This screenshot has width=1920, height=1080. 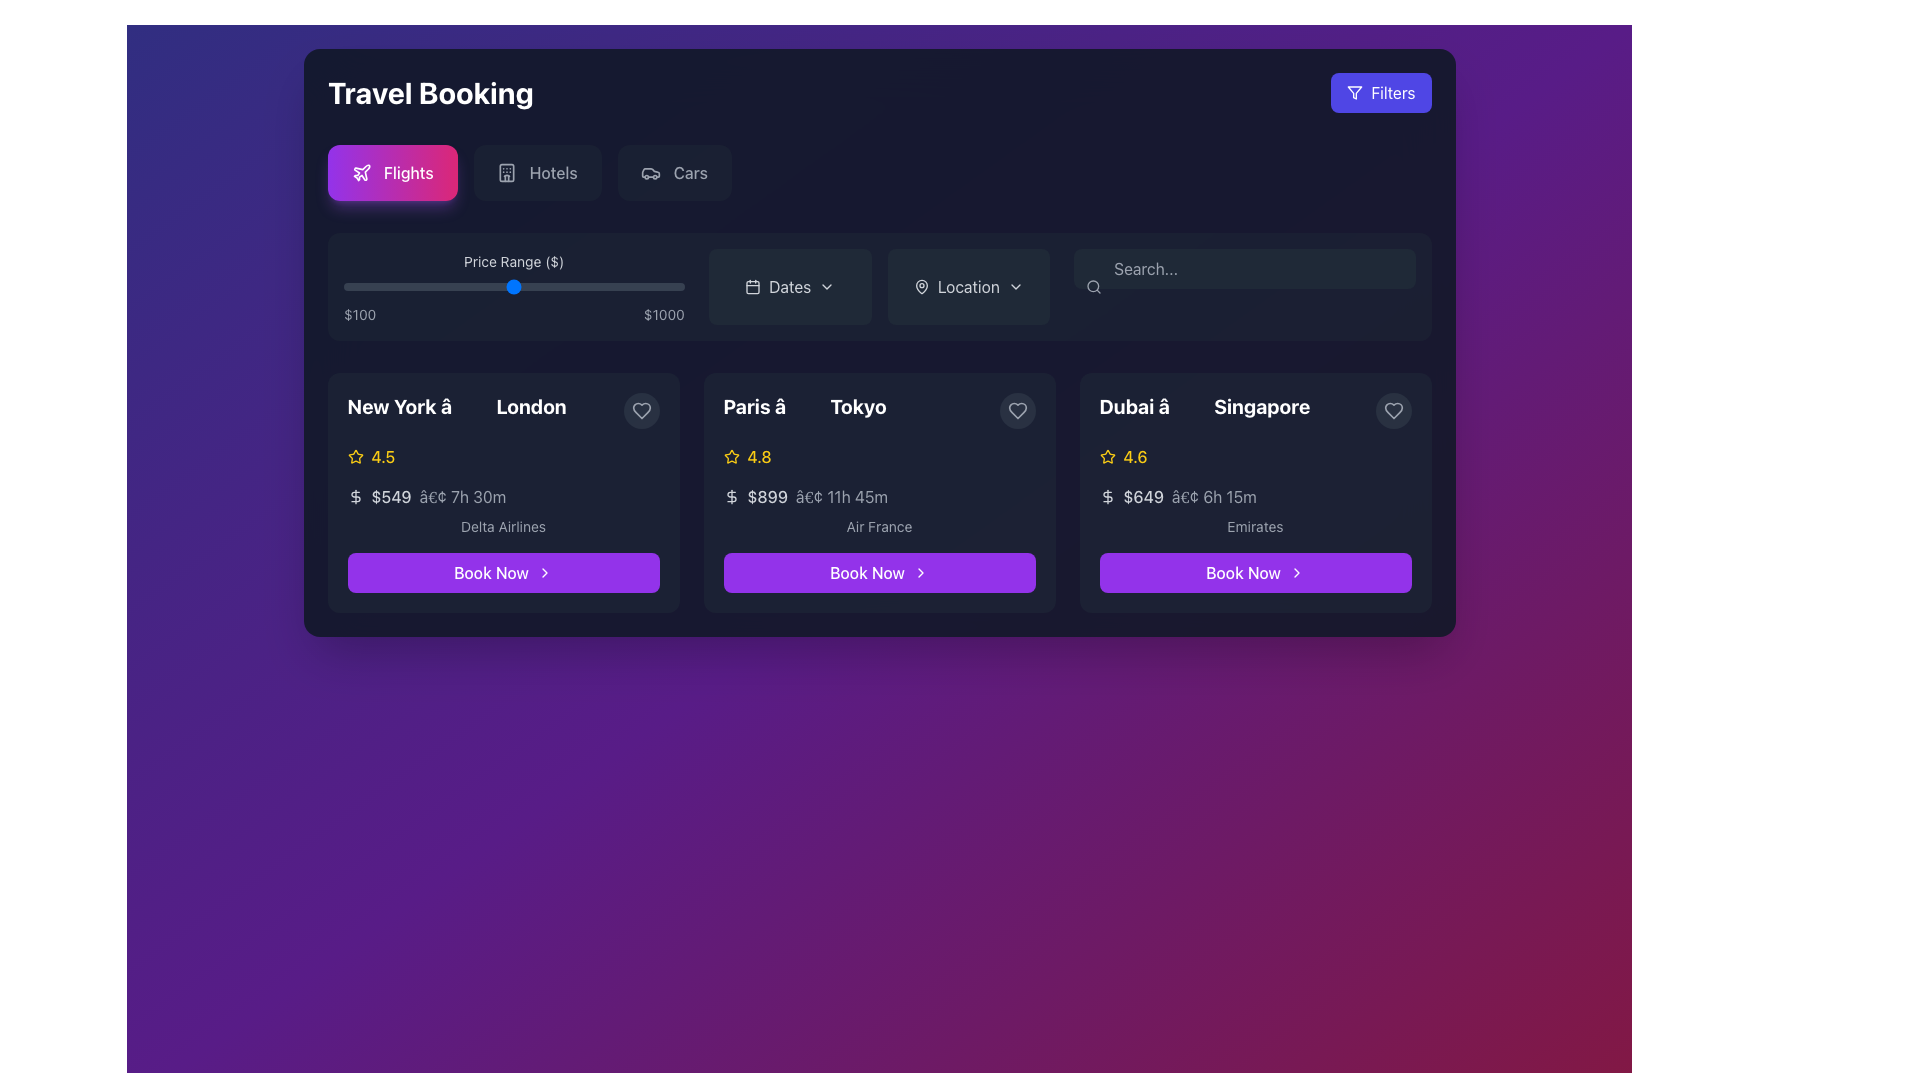 What do you see at coordinates (641, 410) in the screenshot?
I see `the circular button with a heart-shaped icon located in the upper-right corner of the travel information card from 'New York' to 'London'` at bounding box center [641, 410].